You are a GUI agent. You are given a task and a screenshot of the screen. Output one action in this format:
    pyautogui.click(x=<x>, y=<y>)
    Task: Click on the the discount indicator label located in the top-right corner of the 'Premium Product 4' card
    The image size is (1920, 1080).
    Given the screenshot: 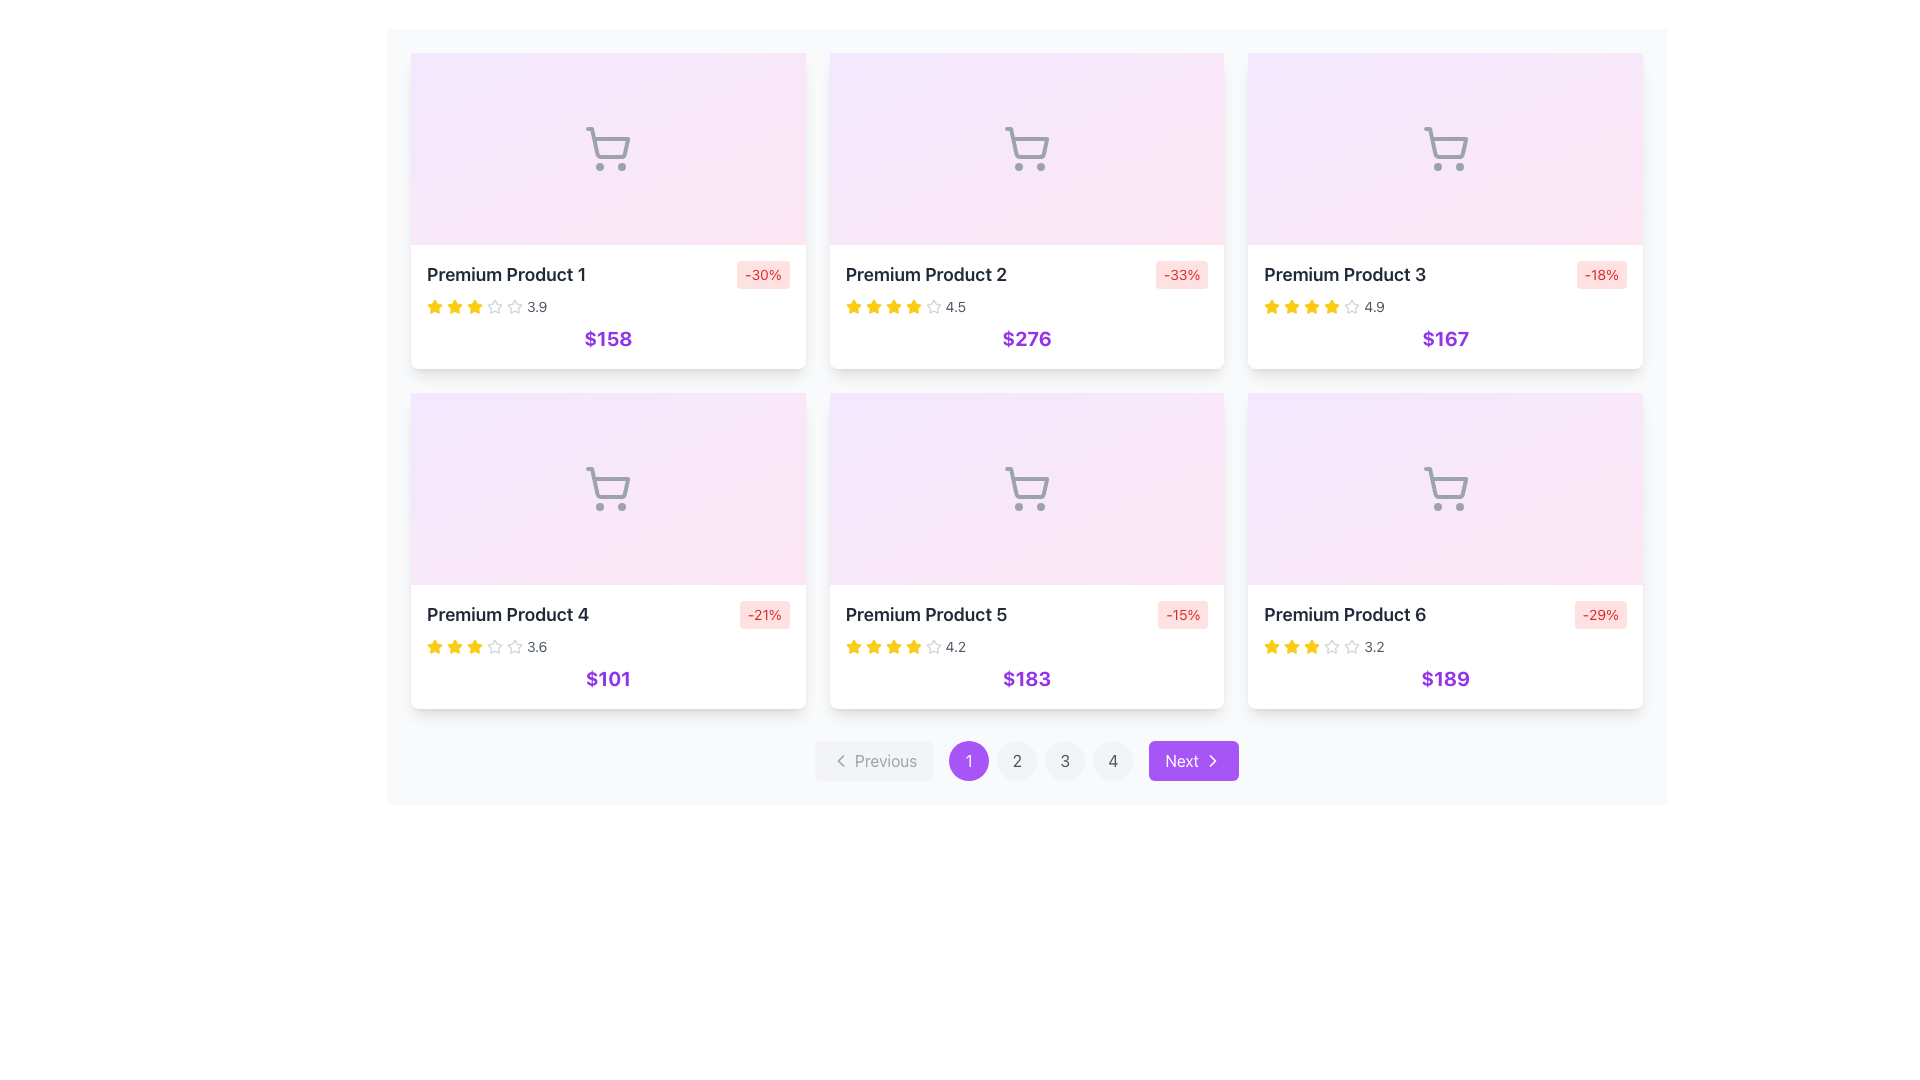 What is the action you would take?
    pyautogui.click(x=763, y=613)
    